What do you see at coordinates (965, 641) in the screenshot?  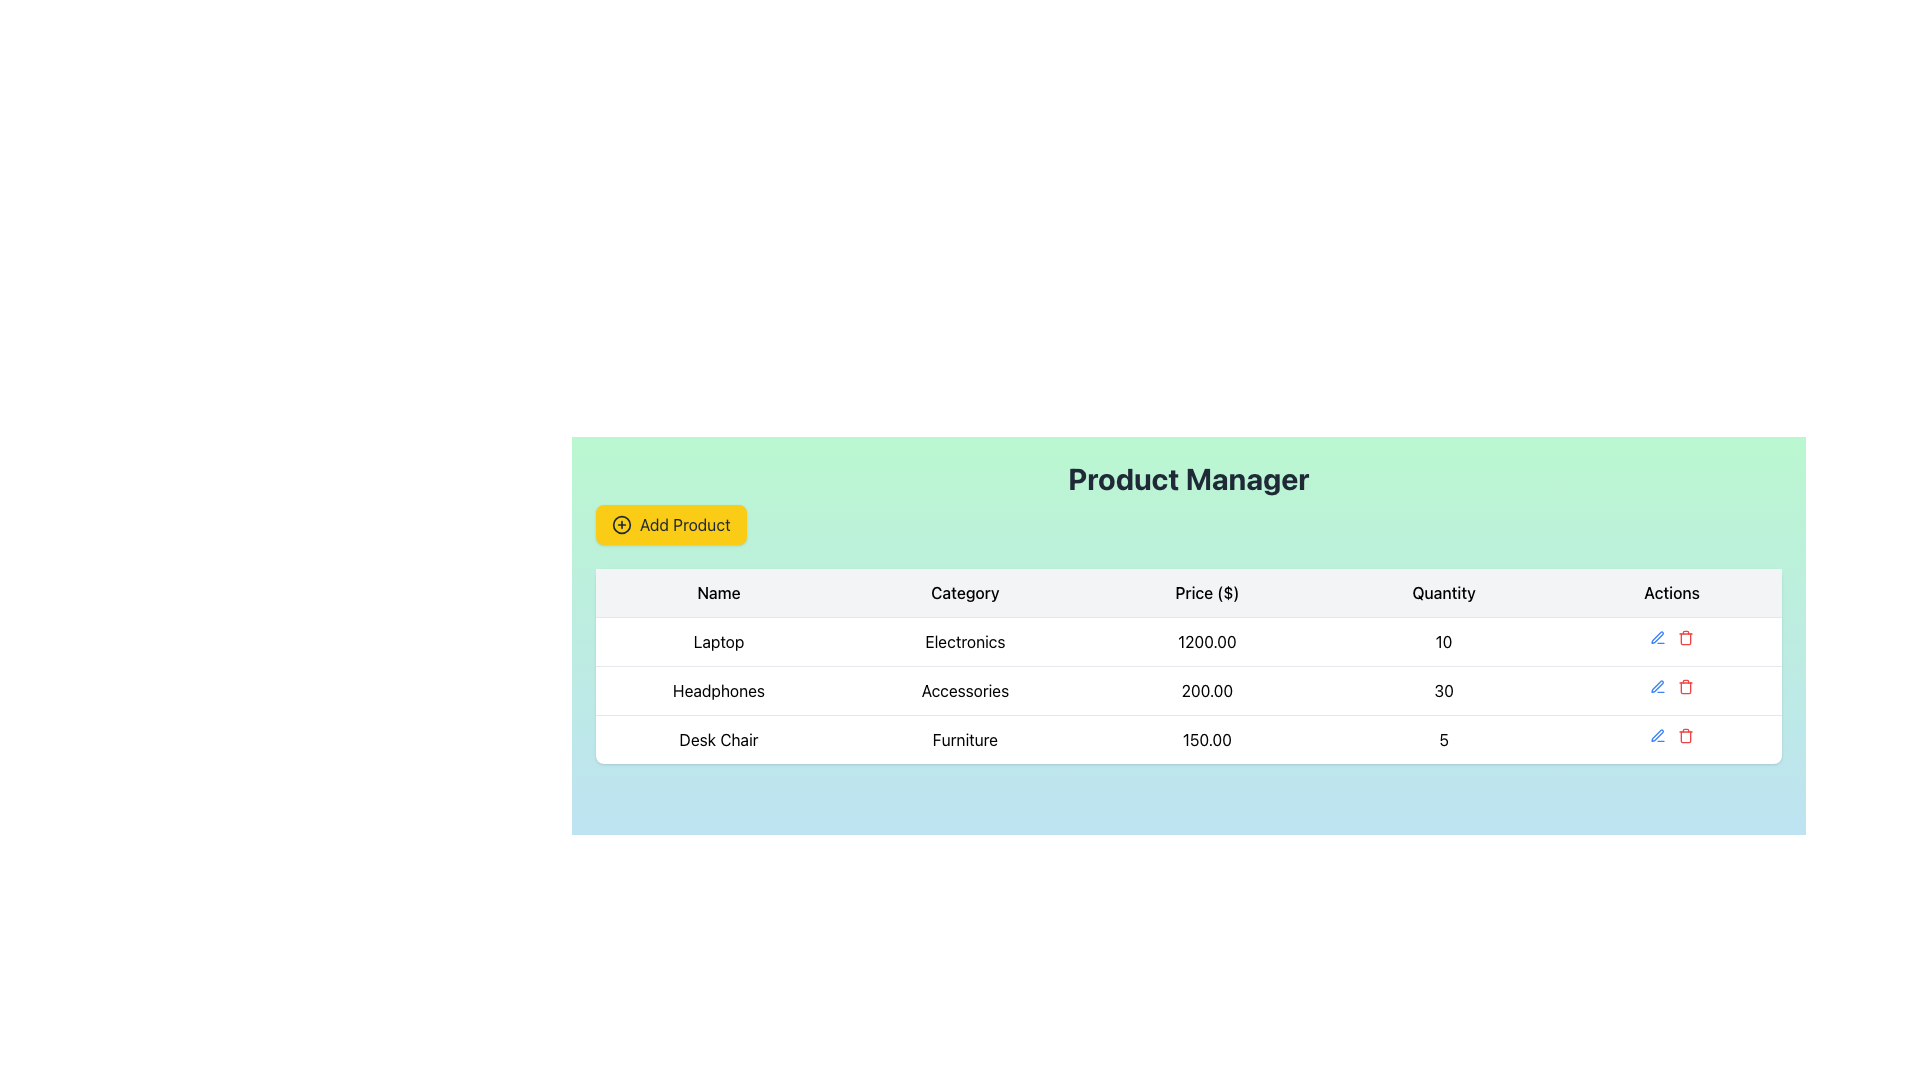 I see `the 'Electronics' Text Display element, which is the second cell in the row for 'Laptop', featuring bold text on a white background` at bounding box center [965, 641].